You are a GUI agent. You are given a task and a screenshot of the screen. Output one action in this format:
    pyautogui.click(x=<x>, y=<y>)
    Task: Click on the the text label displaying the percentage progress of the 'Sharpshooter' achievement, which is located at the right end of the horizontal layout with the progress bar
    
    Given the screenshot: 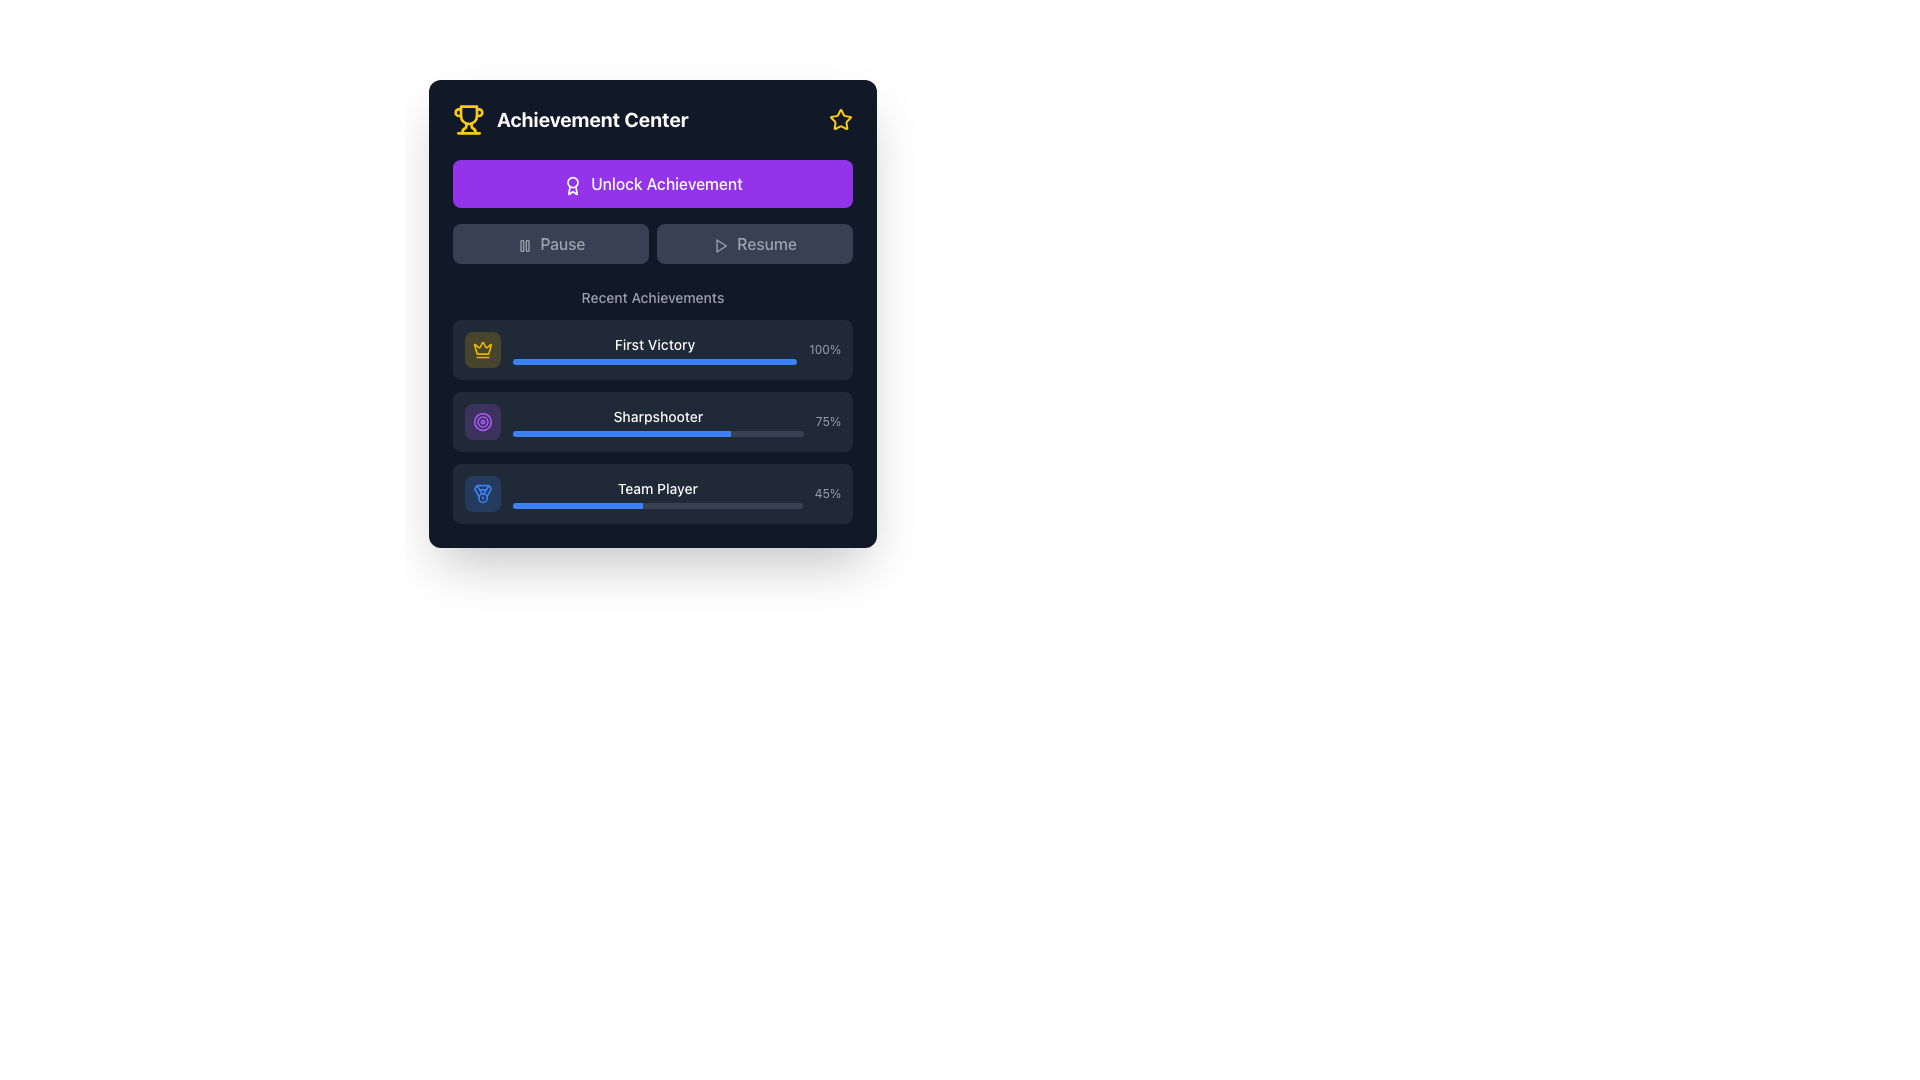 What is the action you would take?
    pyautogui.click(x=828, y=420)
    